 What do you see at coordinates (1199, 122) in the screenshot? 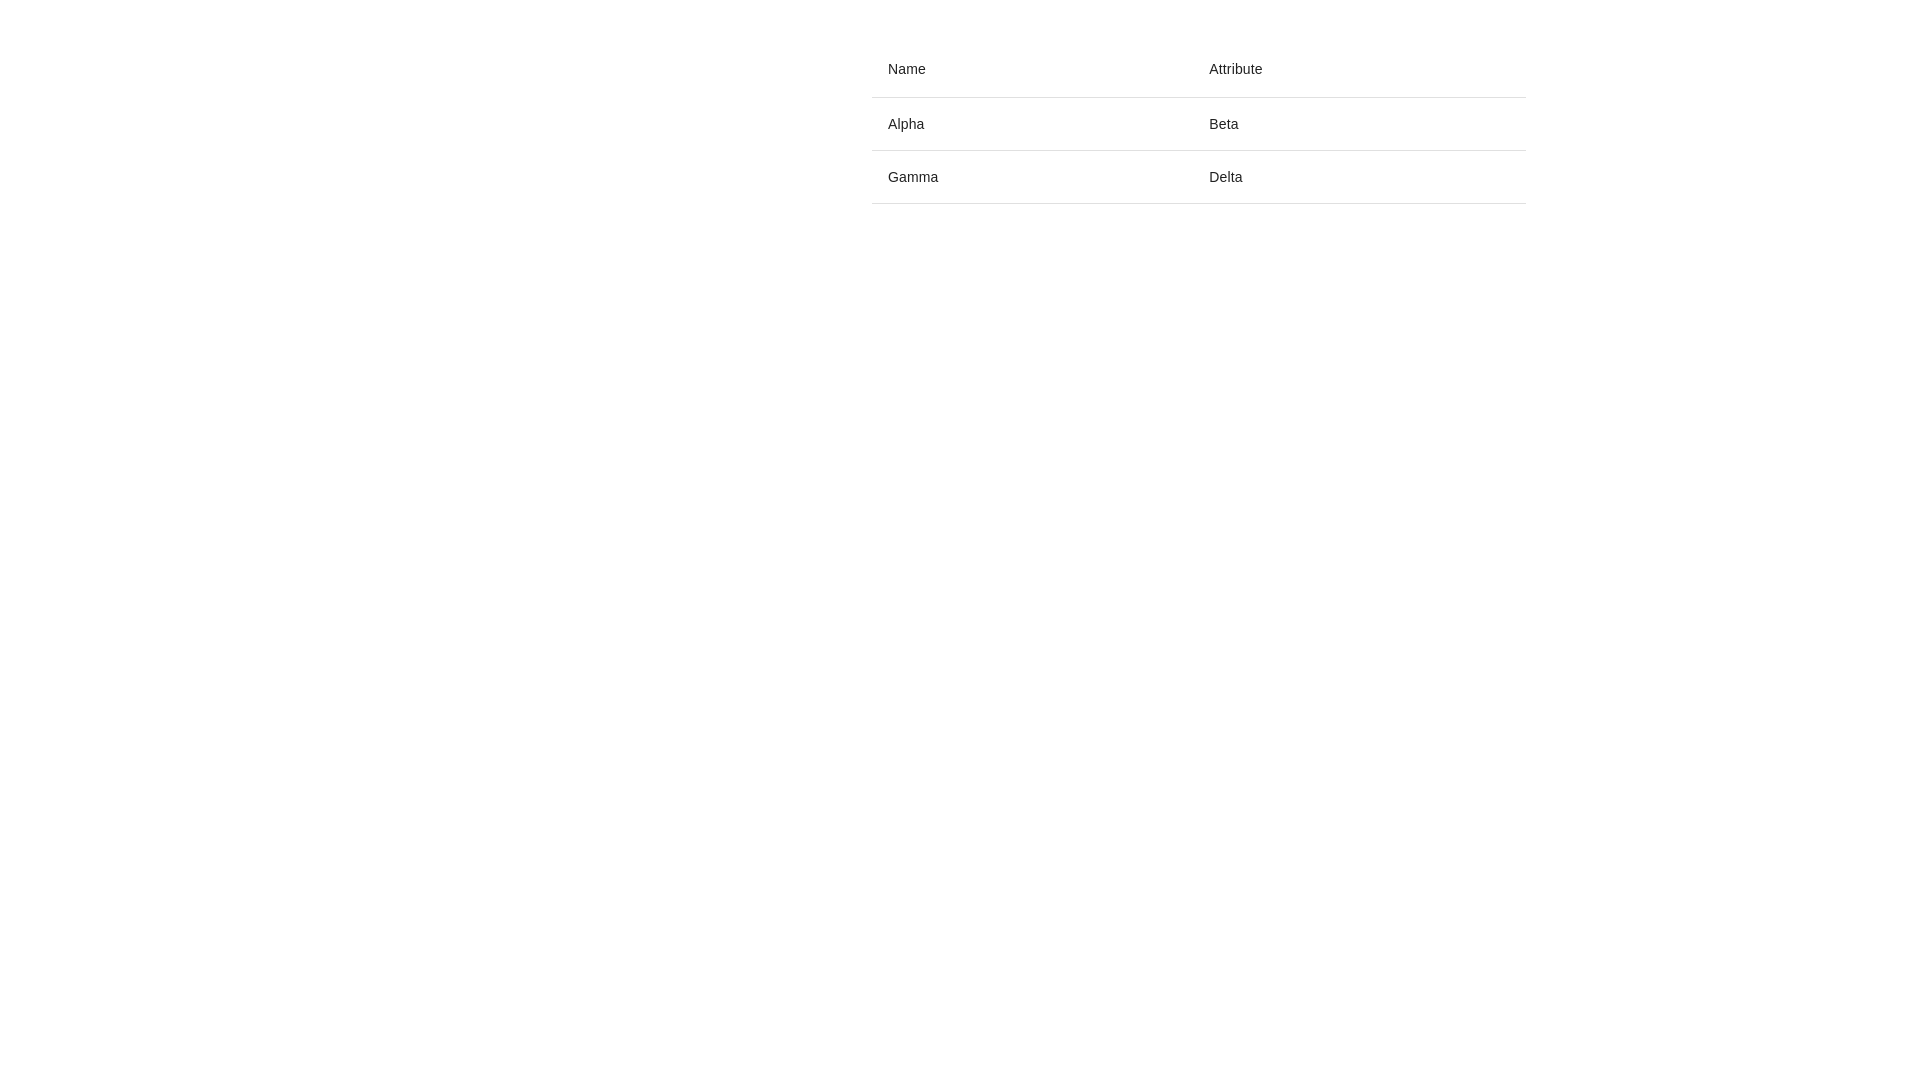
I see `the table cell displaying the text 'Beta' located in the second row under the 'Attribute' column to interact with it` at bounding box center [1199, 122].